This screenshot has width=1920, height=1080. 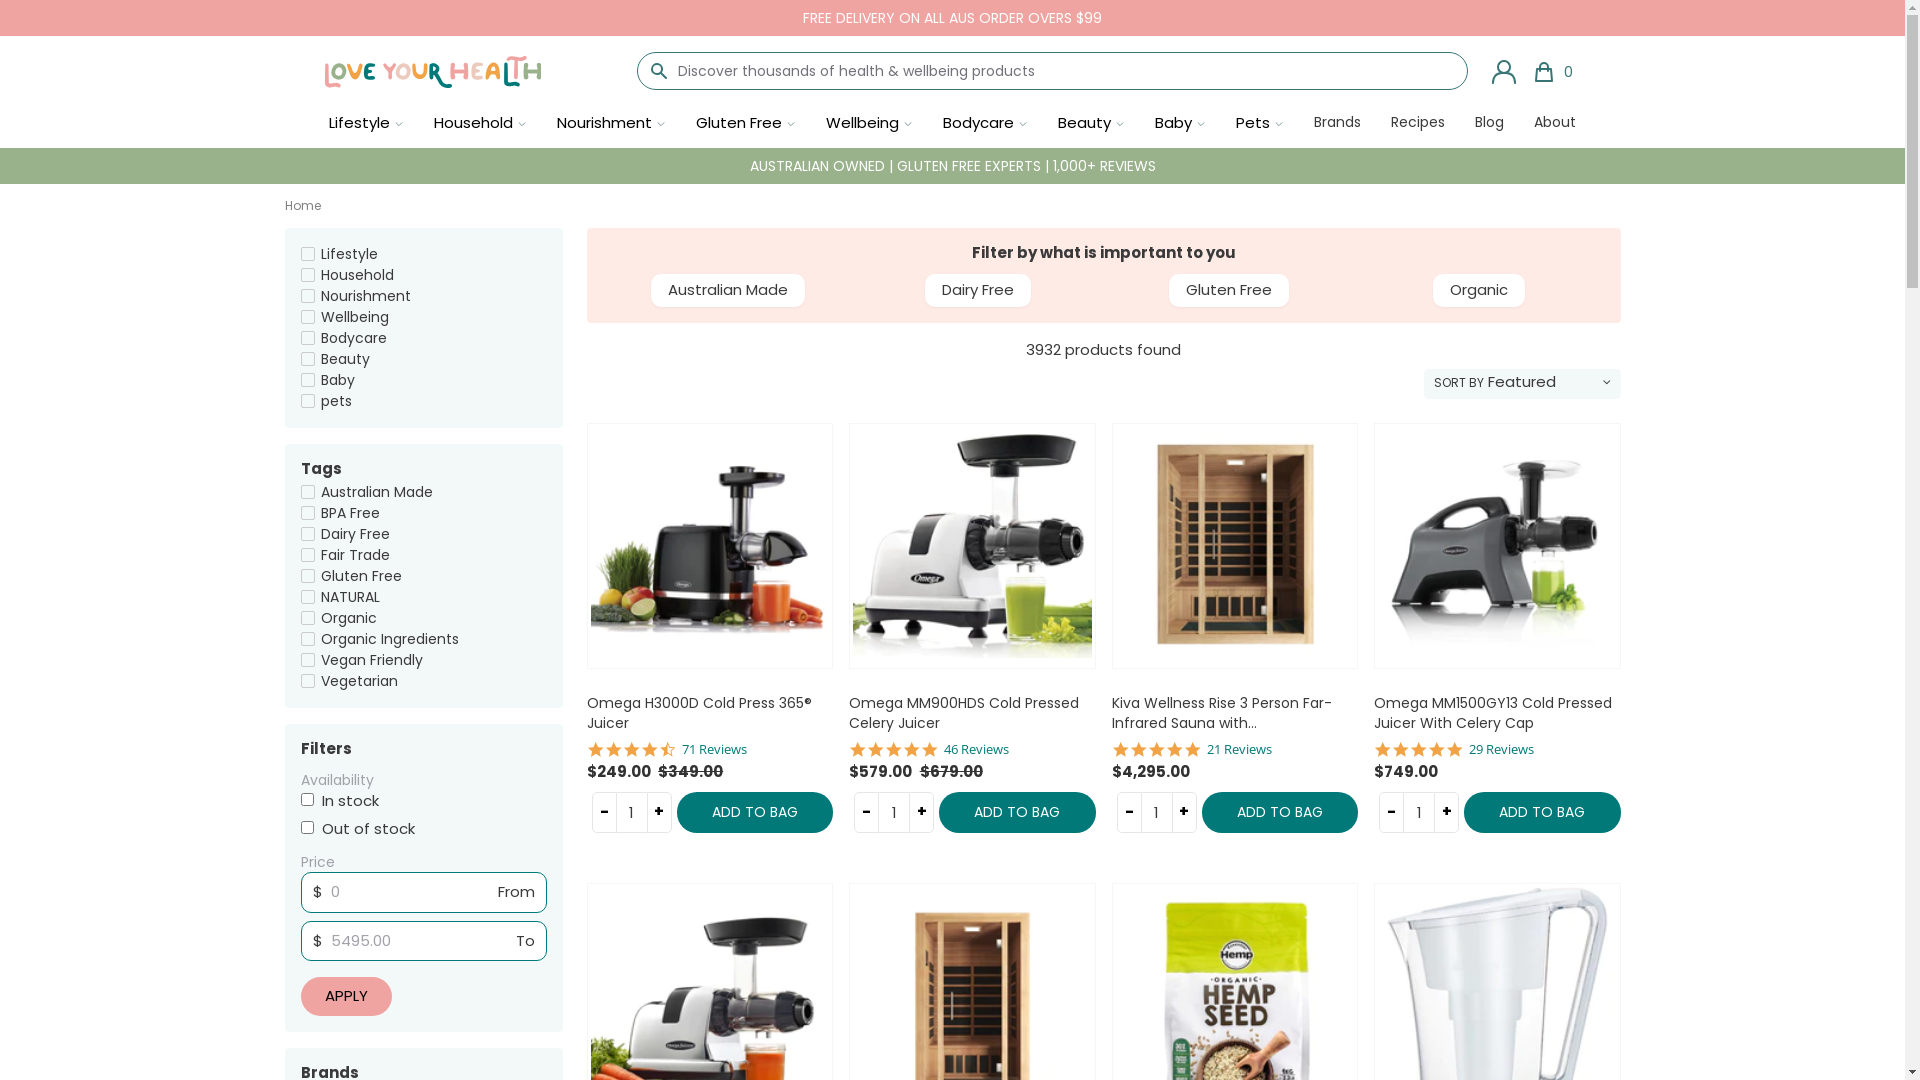 I want to click on 'Household', so click(x=321, y=274).